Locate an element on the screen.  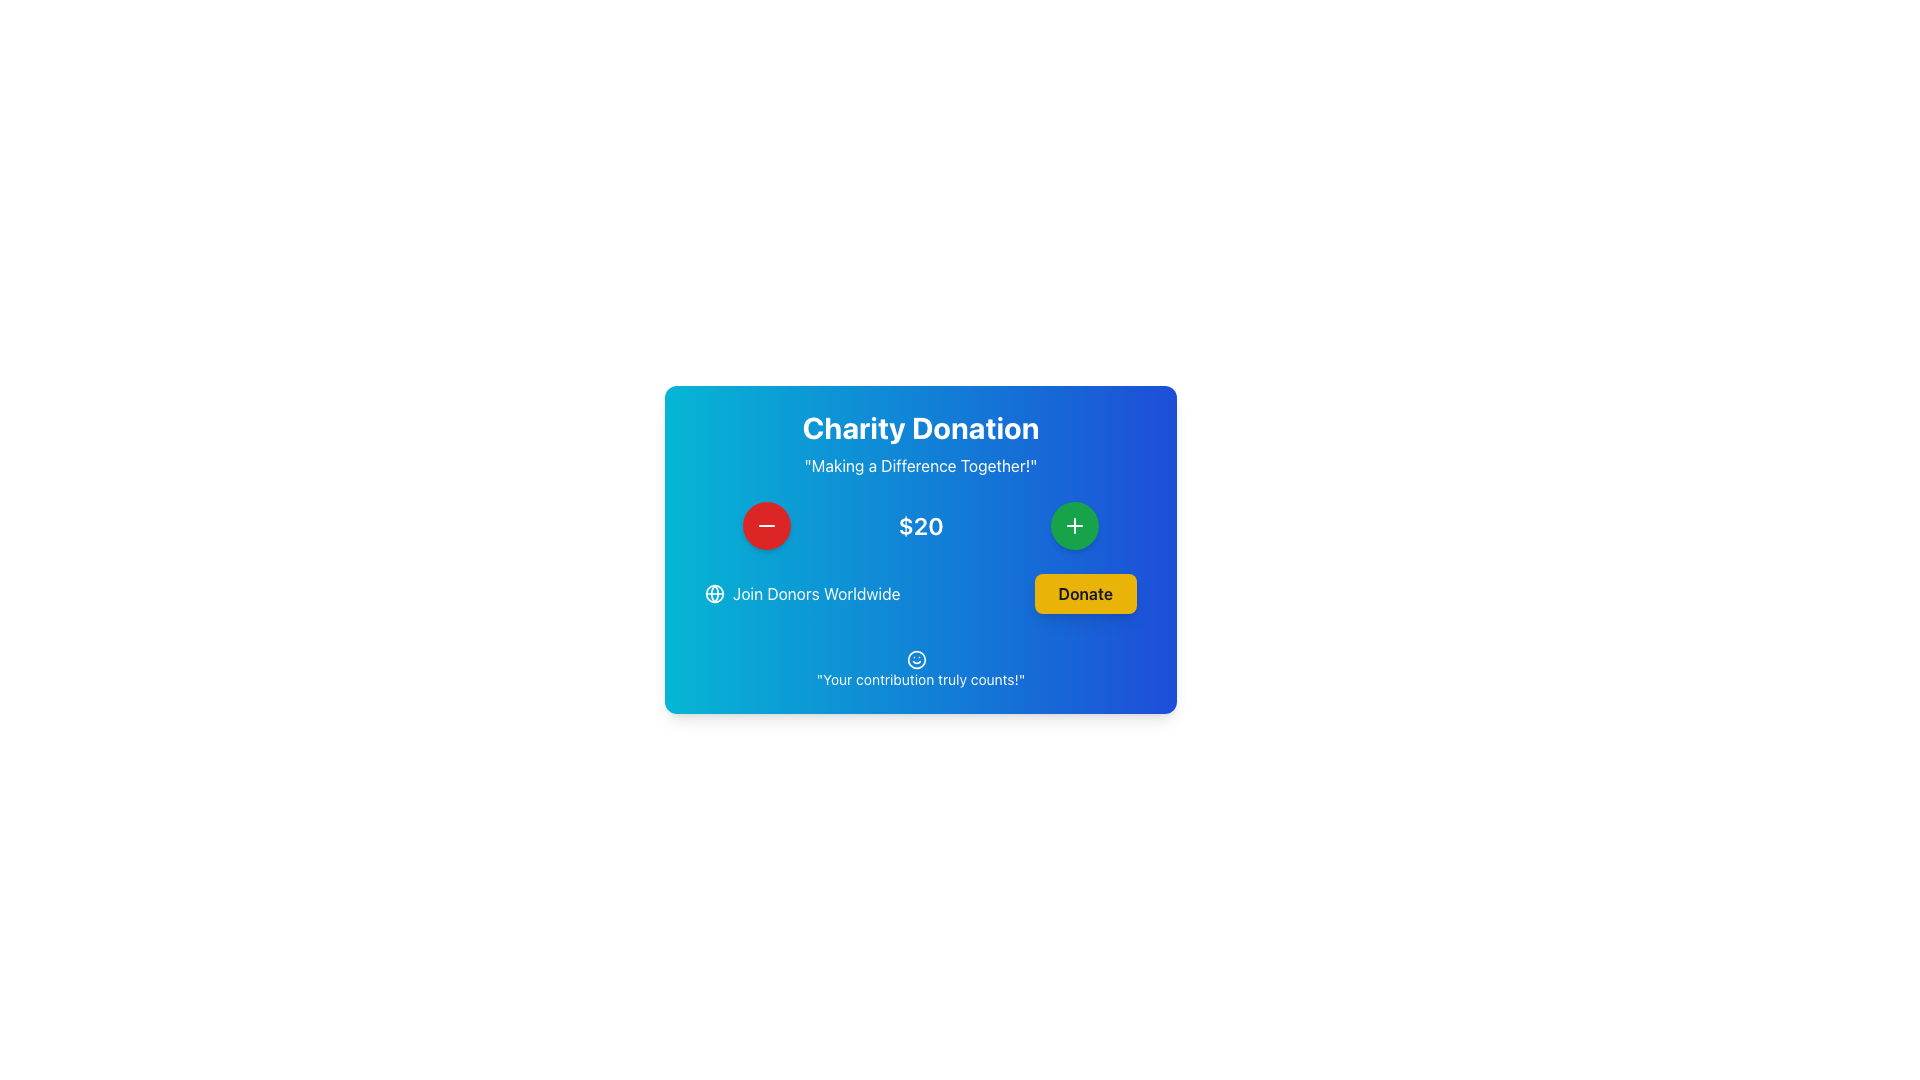
the decrement button located to the left of the '$20' value is located at coordinates (765, 524).